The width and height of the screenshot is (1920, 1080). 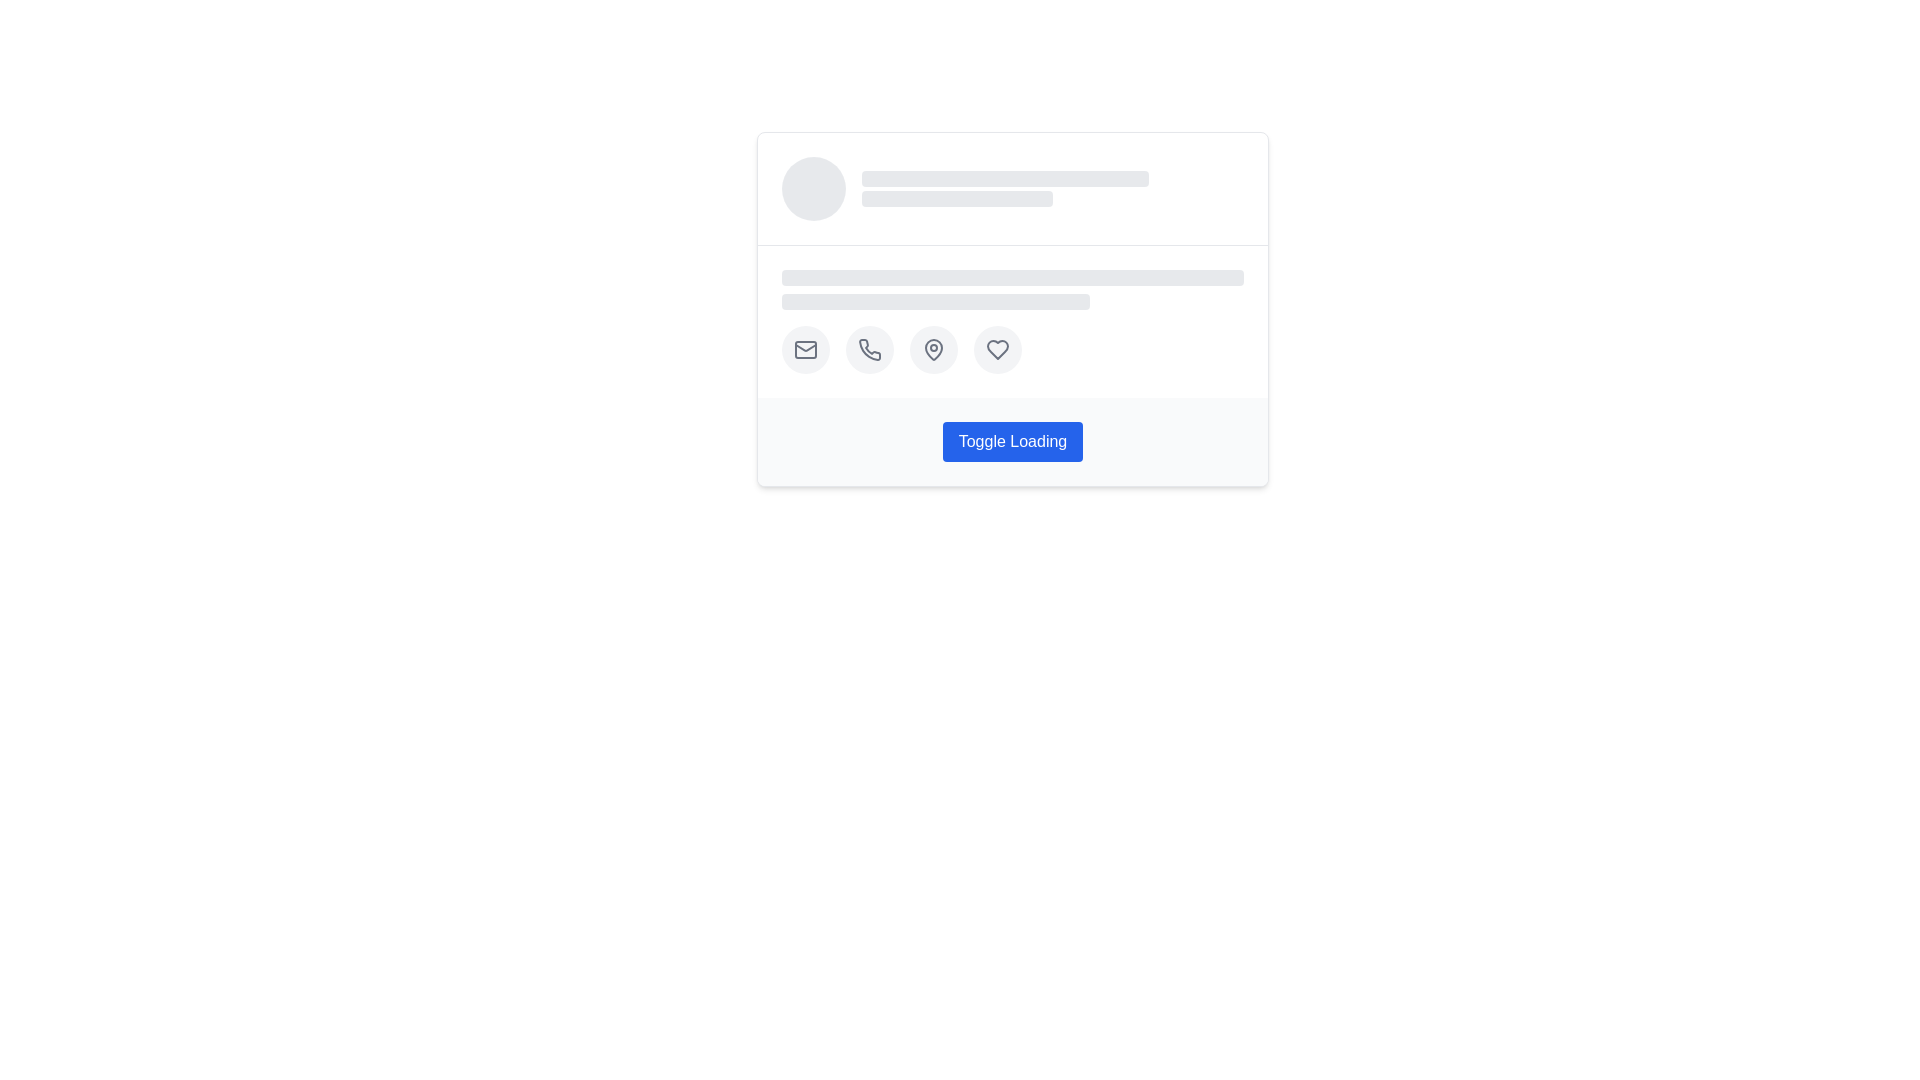 What do you see at coordinates (1005, 177) in the screenshot?
I see `the first Skeleton Placeholder element, which is a rounded rectangle with a gray background, styled as a loading skeleton` at bounding box center [1005, 177].